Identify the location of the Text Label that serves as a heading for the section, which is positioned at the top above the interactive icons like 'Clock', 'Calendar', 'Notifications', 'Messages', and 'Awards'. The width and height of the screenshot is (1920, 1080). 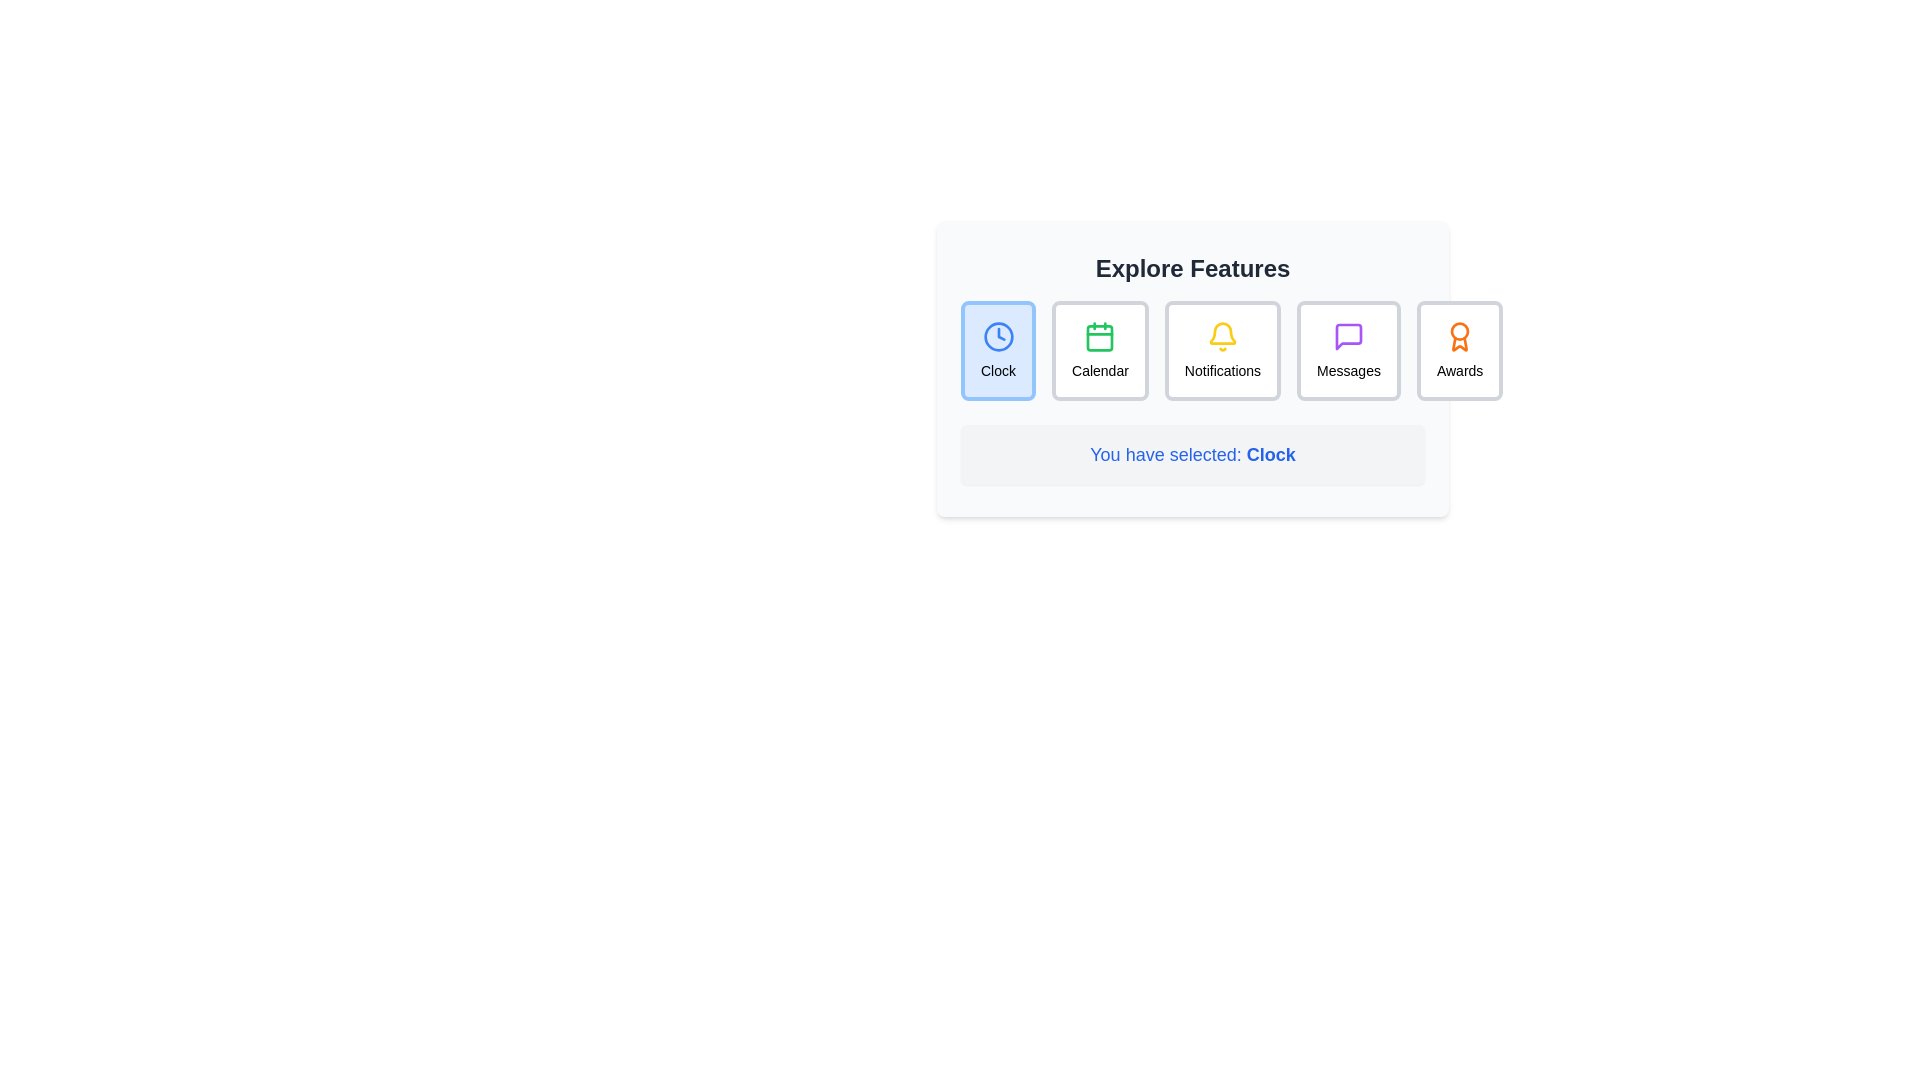
(1193, 268).